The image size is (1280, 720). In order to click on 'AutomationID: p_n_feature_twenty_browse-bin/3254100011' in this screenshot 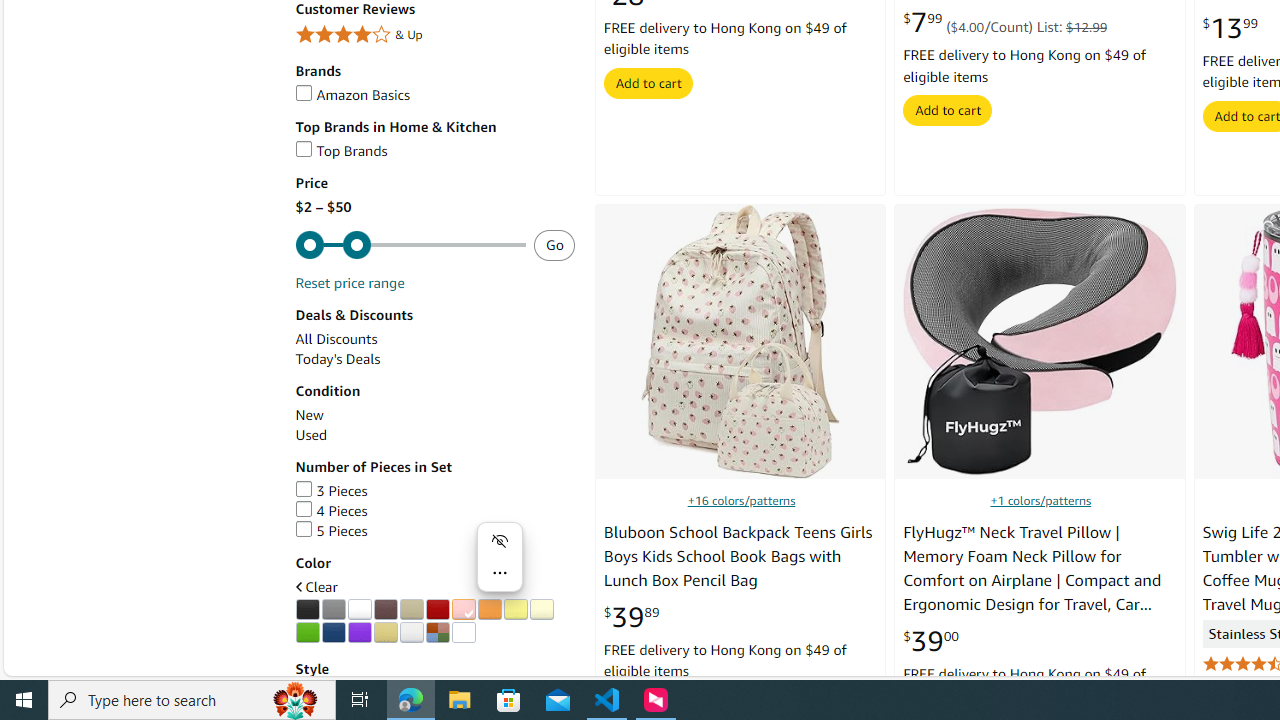, I will do `click(359, 608)`.